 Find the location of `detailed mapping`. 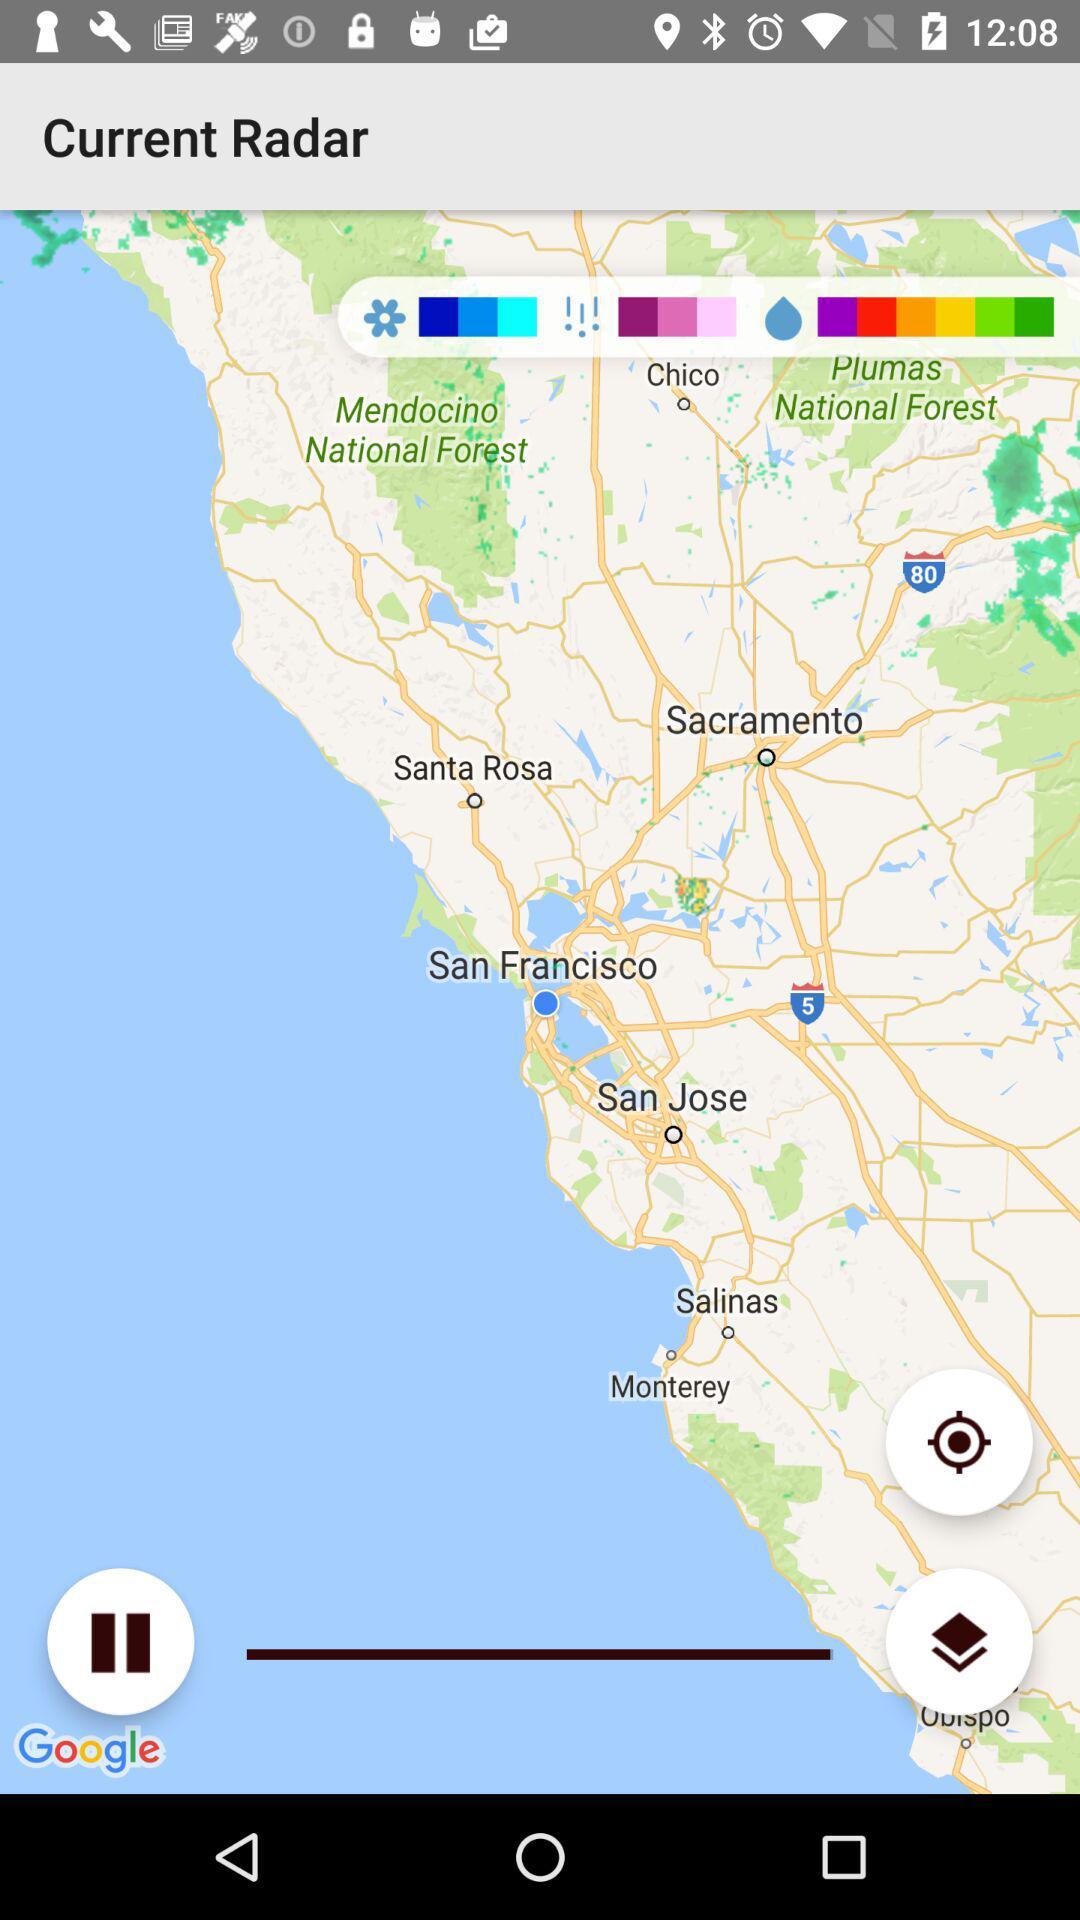

detailed mapping is located at coordinates (958, 1442).